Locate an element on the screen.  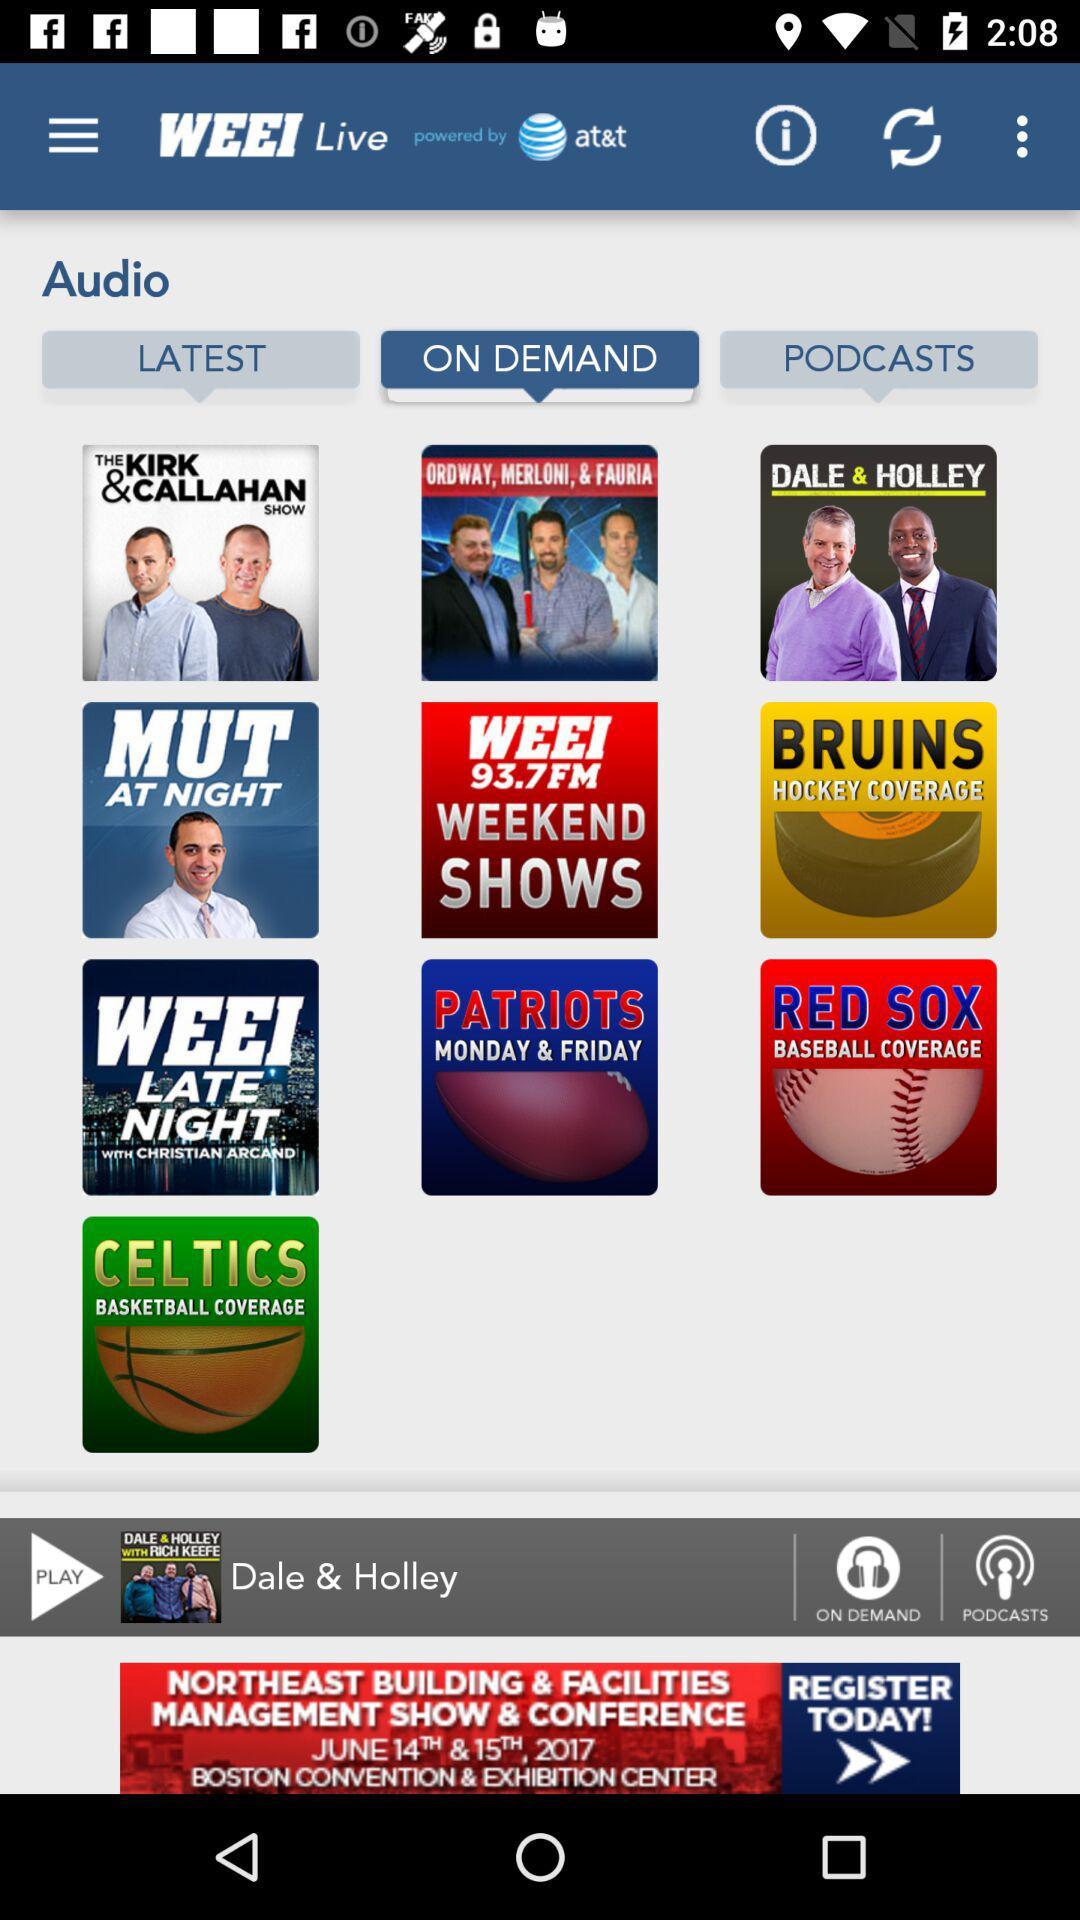
the location icon is located at coordinates (1010, 1576).